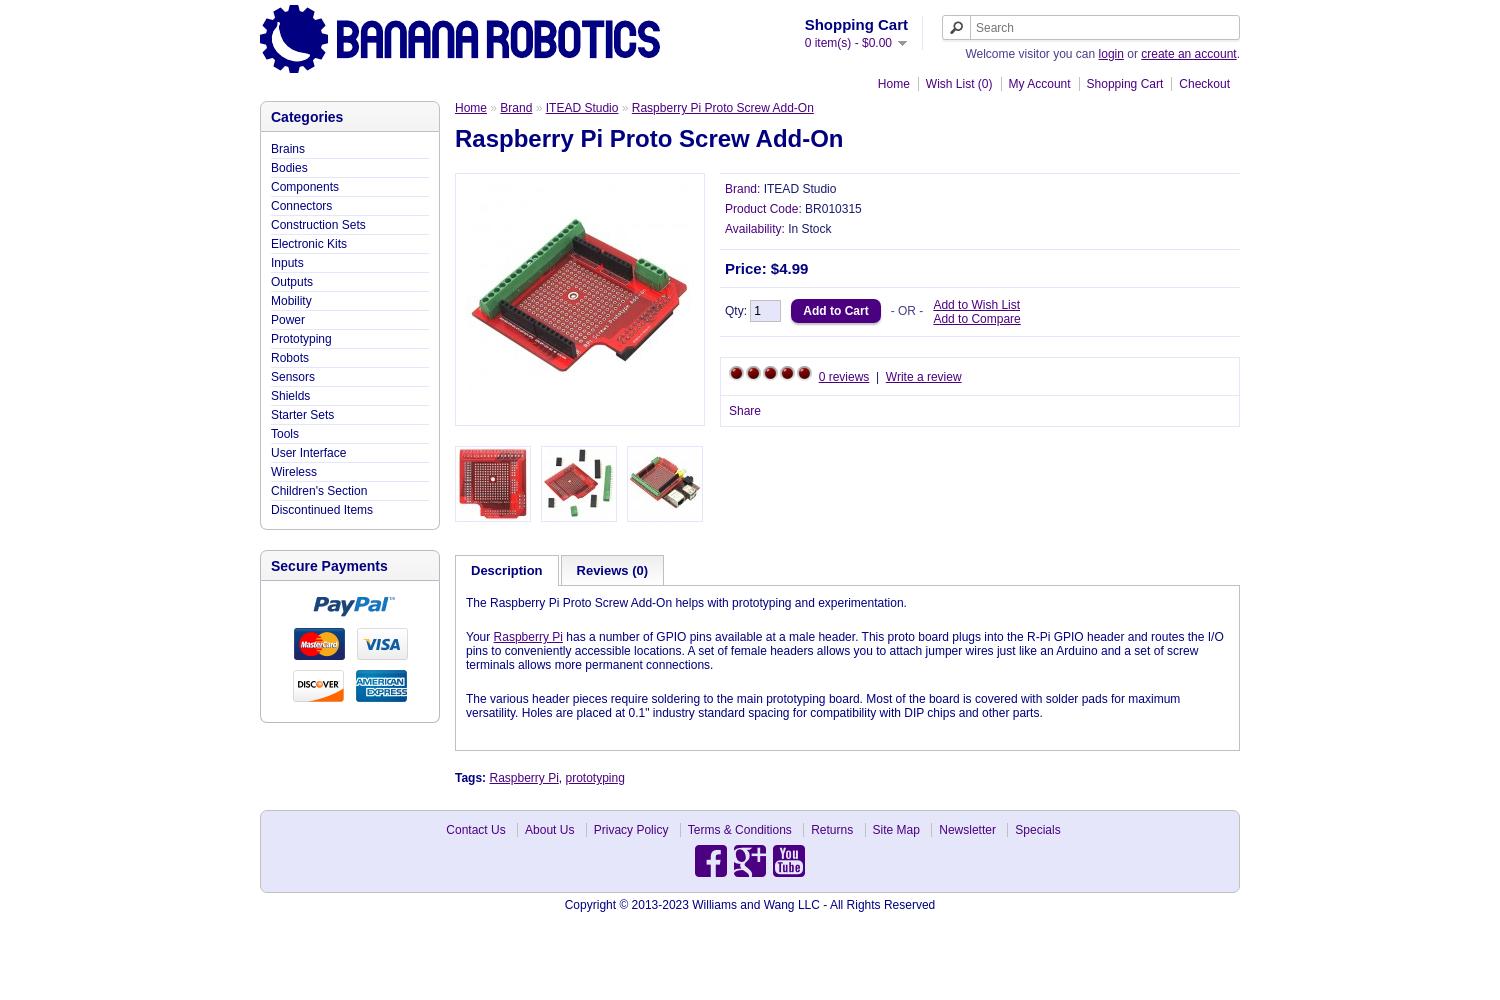 The width and height of the screenshot is (1500, 1000). I want to click on 'Contact Us', so click(444, 829).